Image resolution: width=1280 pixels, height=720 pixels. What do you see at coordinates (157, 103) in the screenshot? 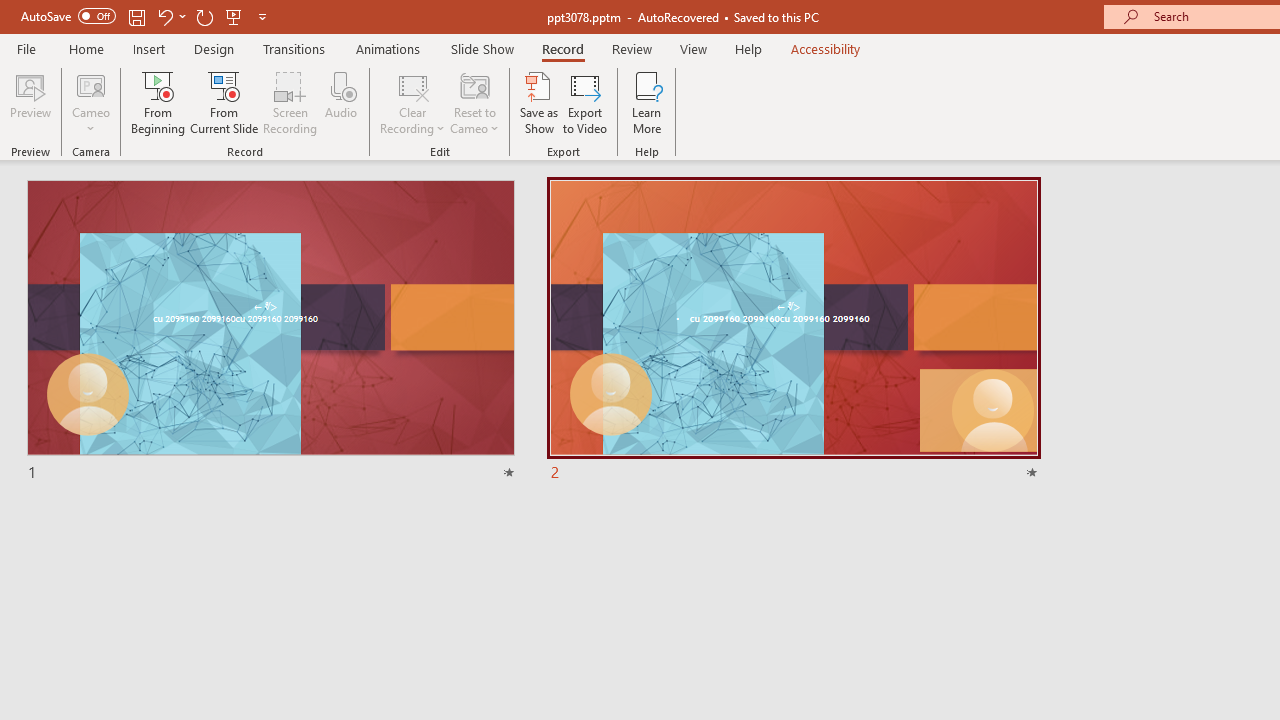
I see `'From Beginning...'` at bounding box center [157, 103].